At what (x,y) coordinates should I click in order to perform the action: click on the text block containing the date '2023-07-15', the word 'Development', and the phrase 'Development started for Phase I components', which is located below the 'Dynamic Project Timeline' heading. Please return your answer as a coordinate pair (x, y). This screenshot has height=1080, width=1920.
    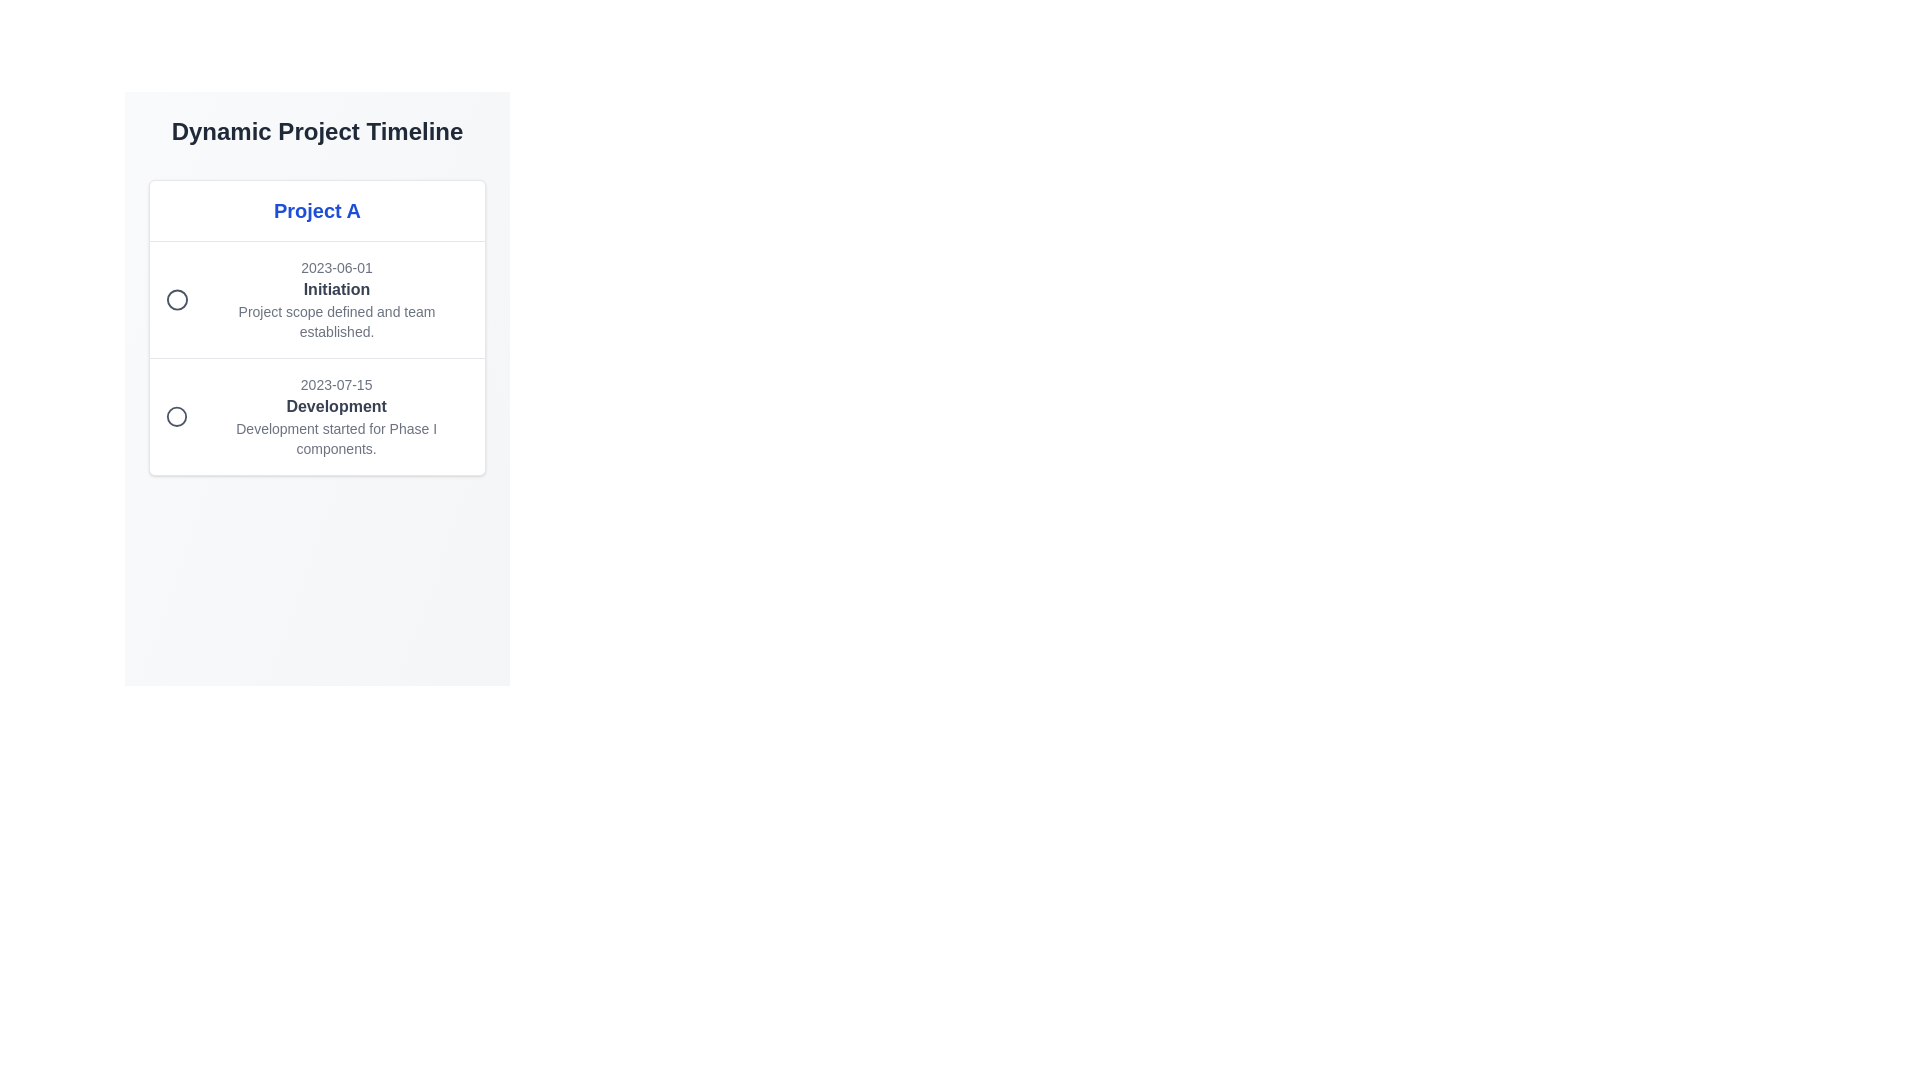
    Looking at the image, I should click on (336, 415).